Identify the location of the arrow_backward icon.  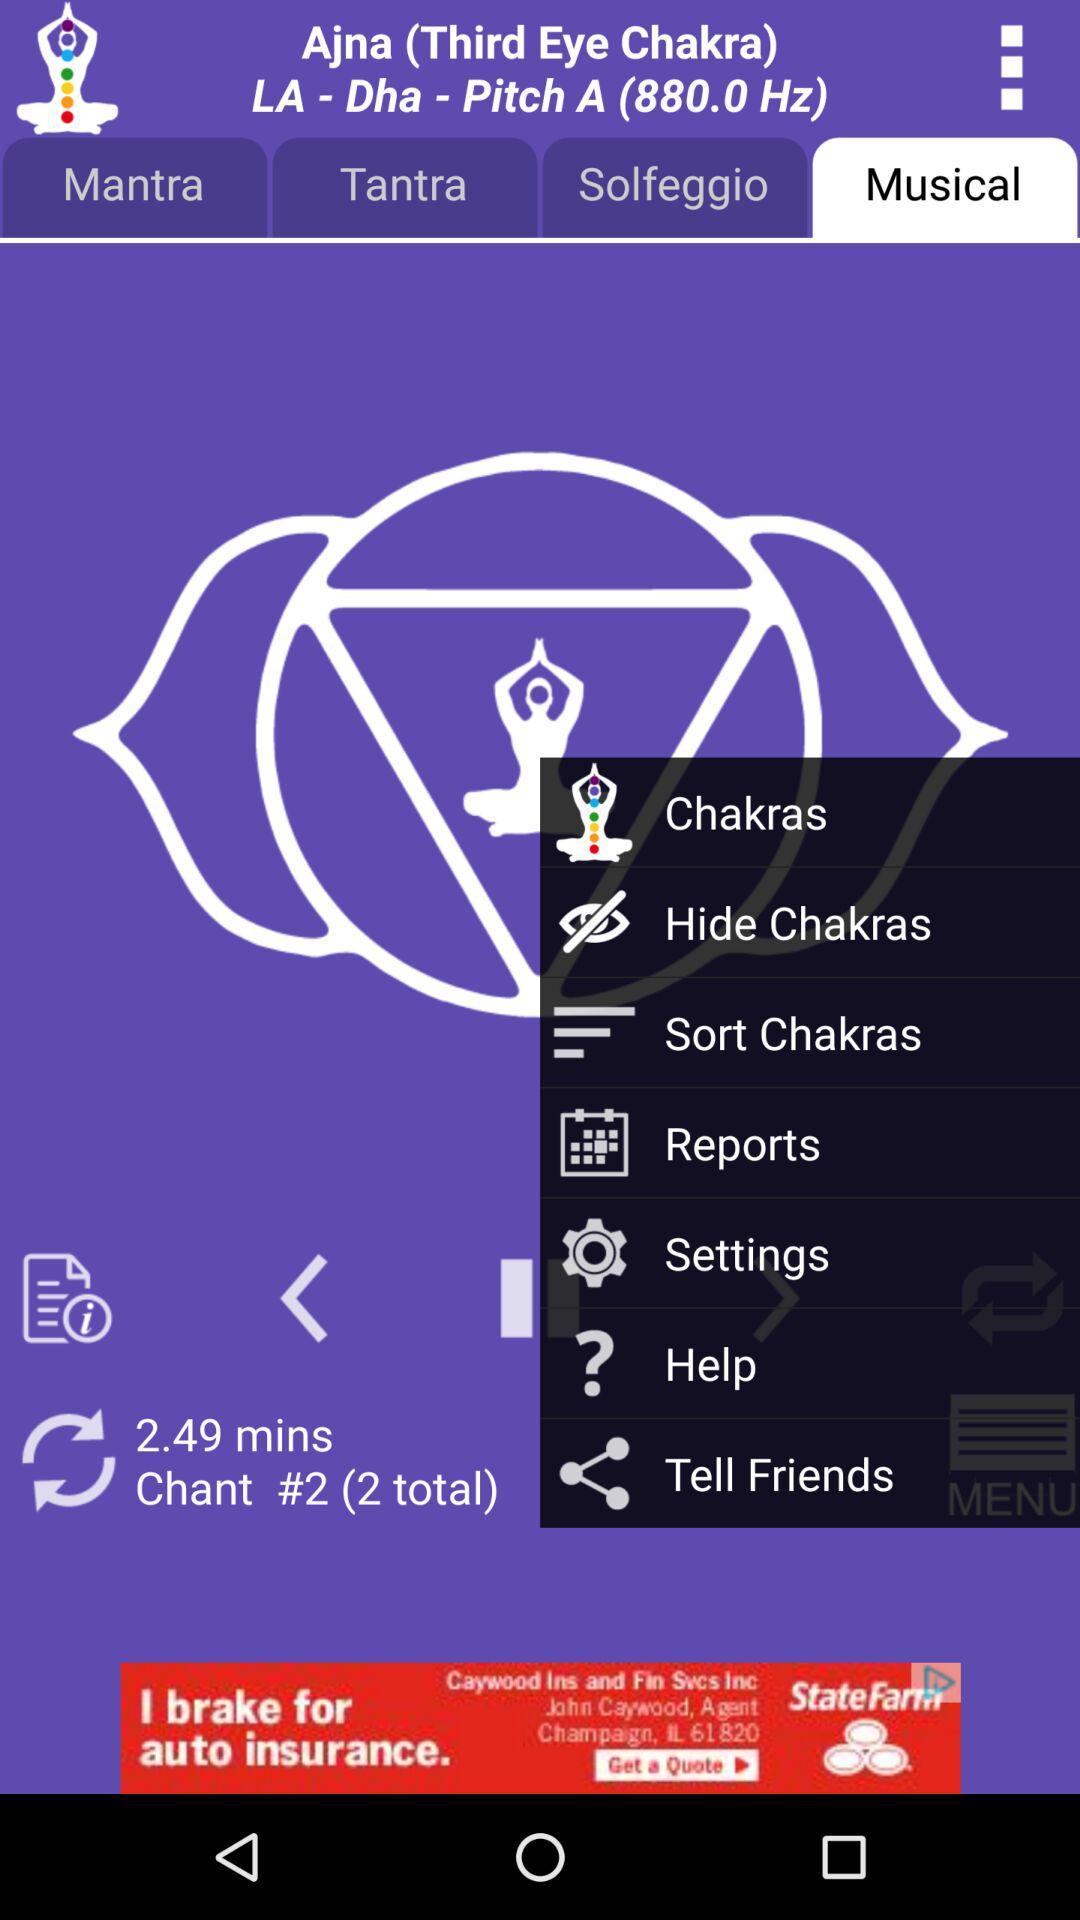
(303, 1388).